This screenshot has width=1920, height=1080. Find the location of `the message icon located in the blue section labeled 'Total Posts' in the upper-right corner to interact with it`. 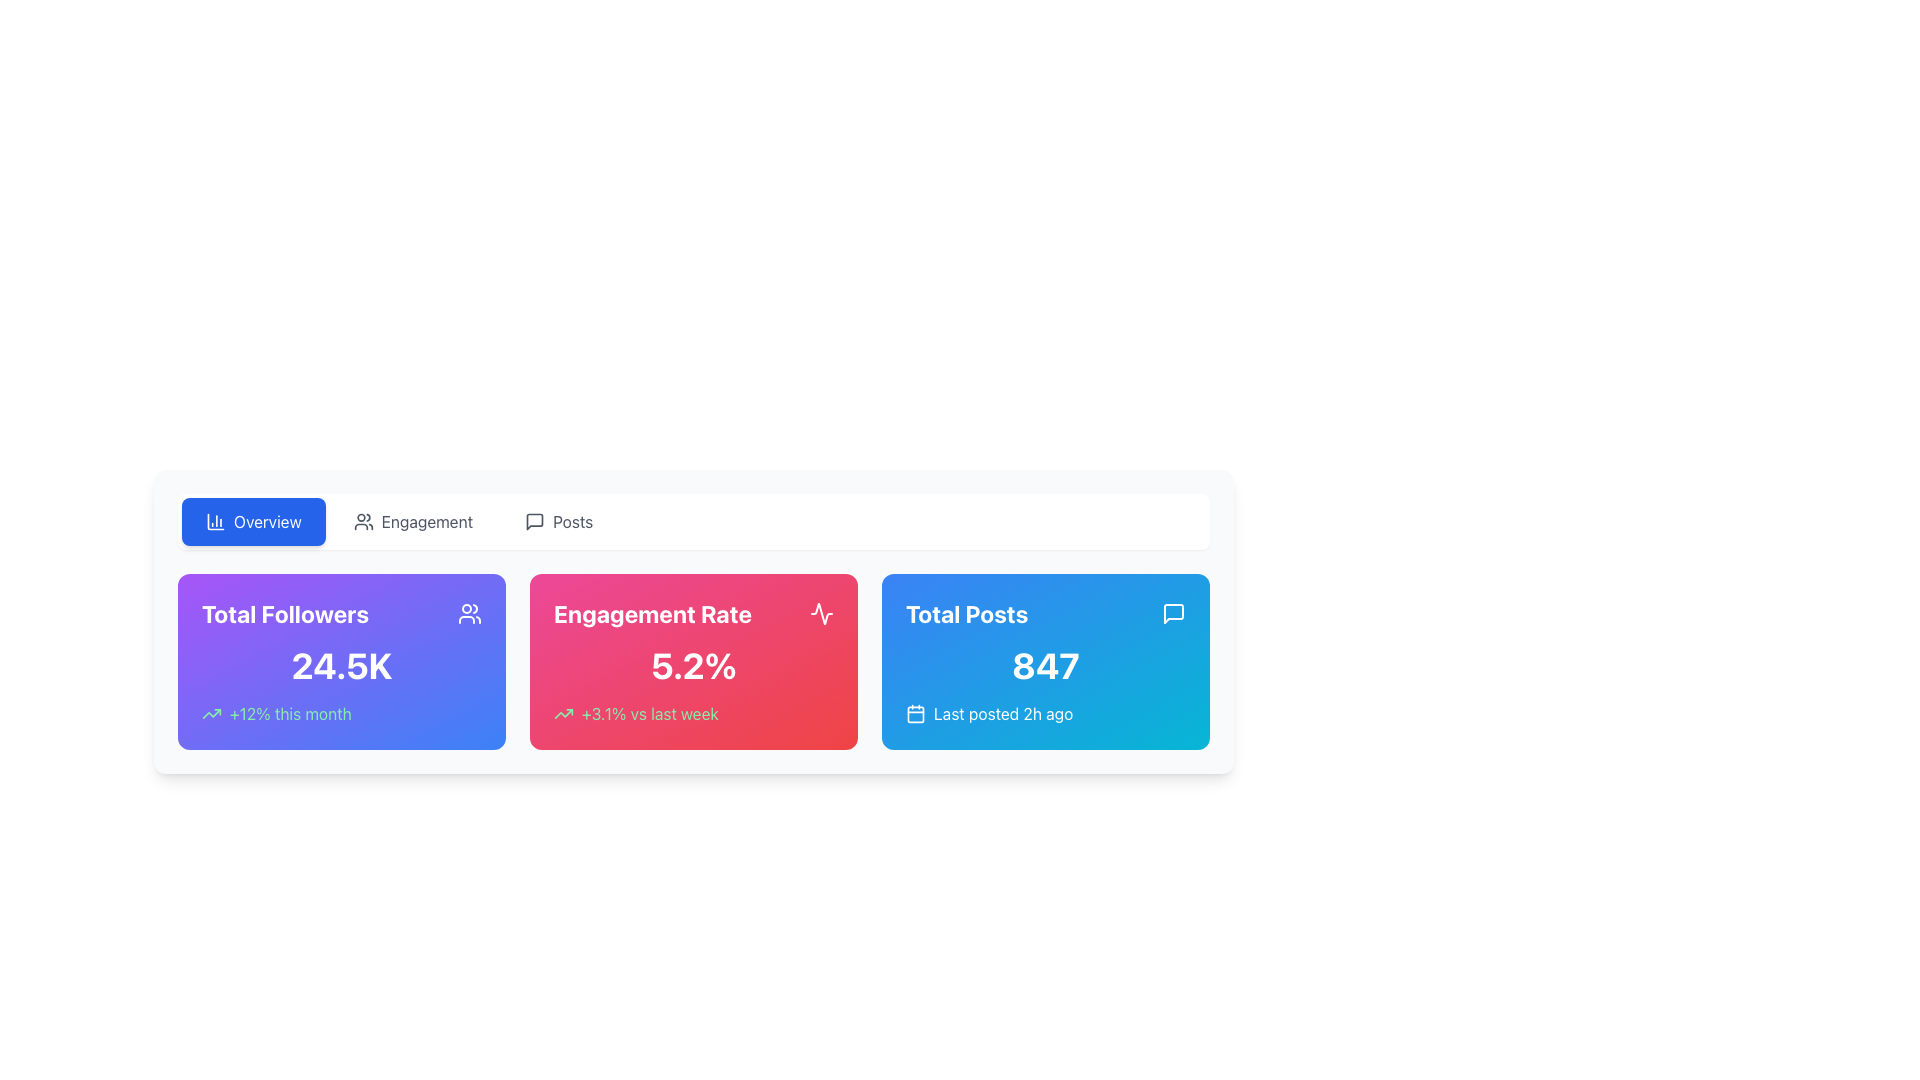

the message icon located in the blue section labeled 'Total Posts' in the upper-right corner to interact with it is located at coordinates (1174, 612).